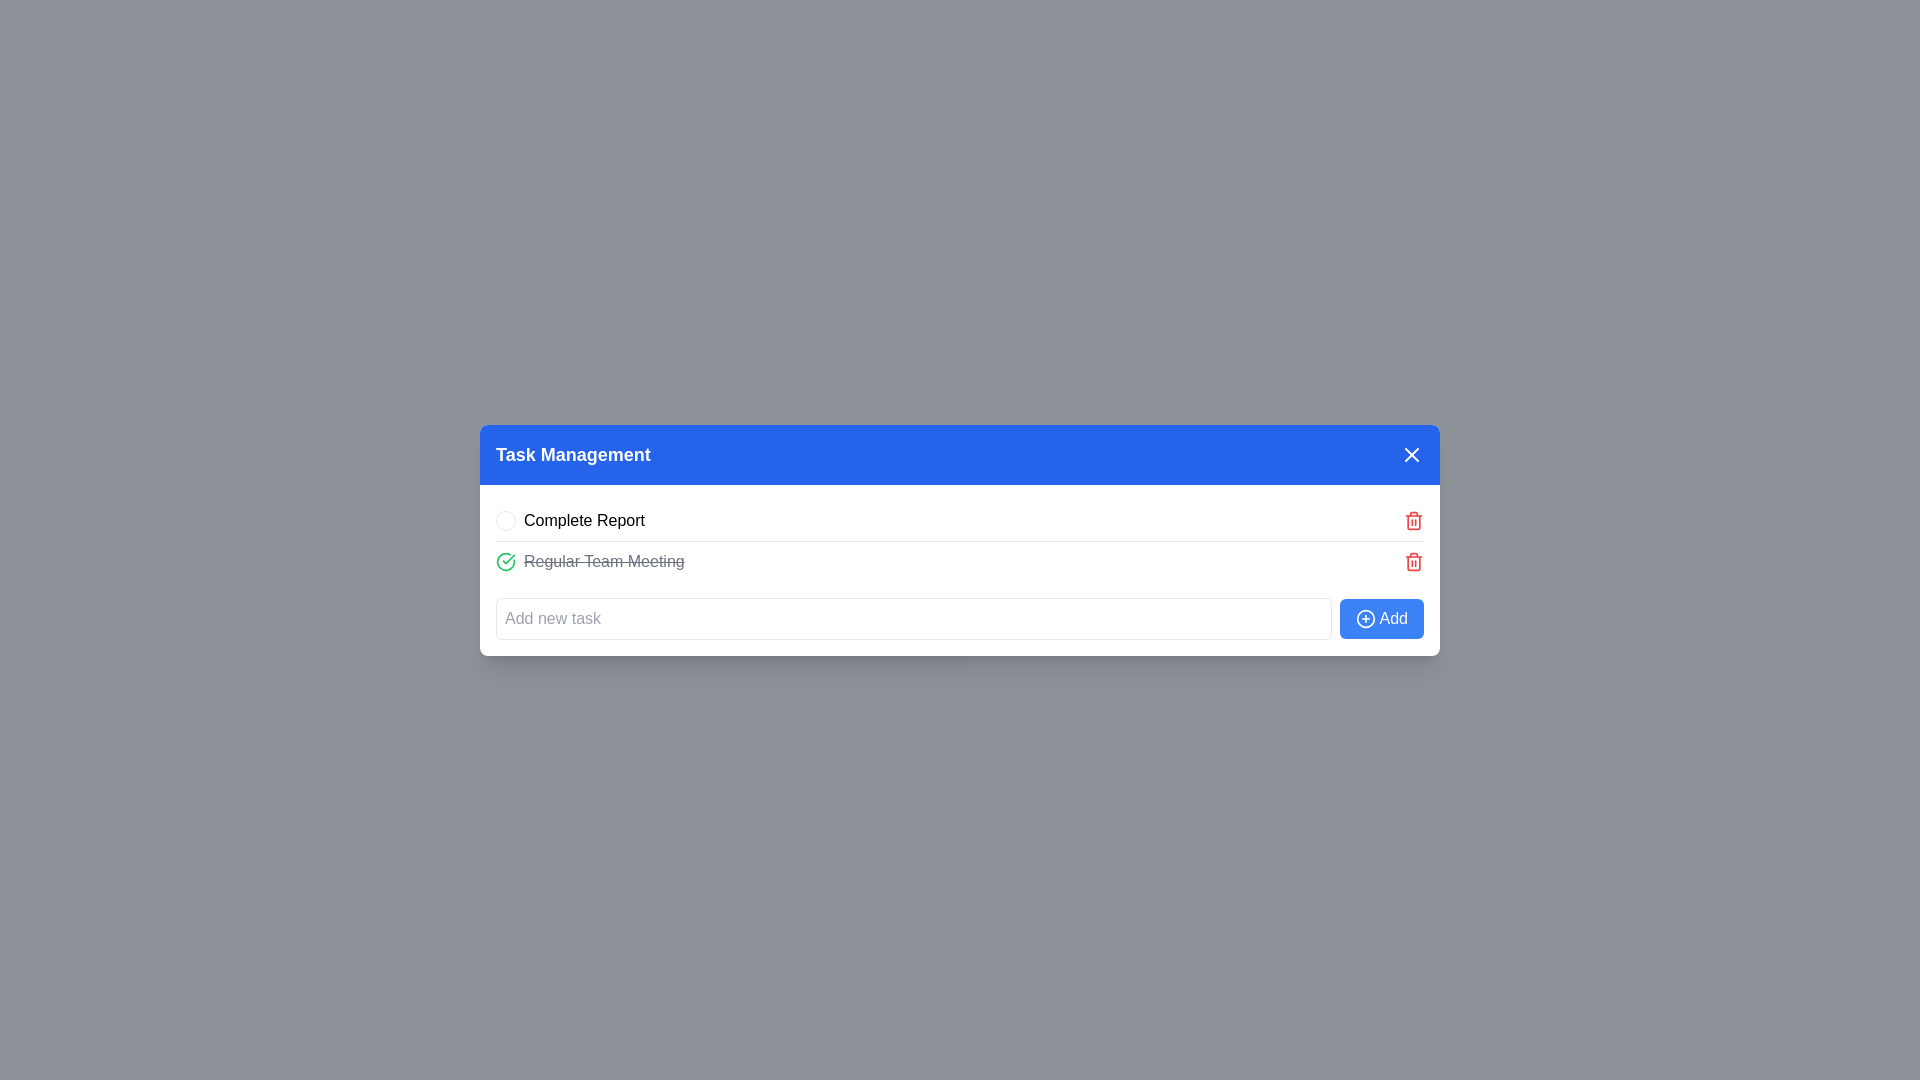 The image size is (1920, 1080). I want to click on the red trash can icon button located at the far right of the 'Complete Report' row, so click(1413, 519).